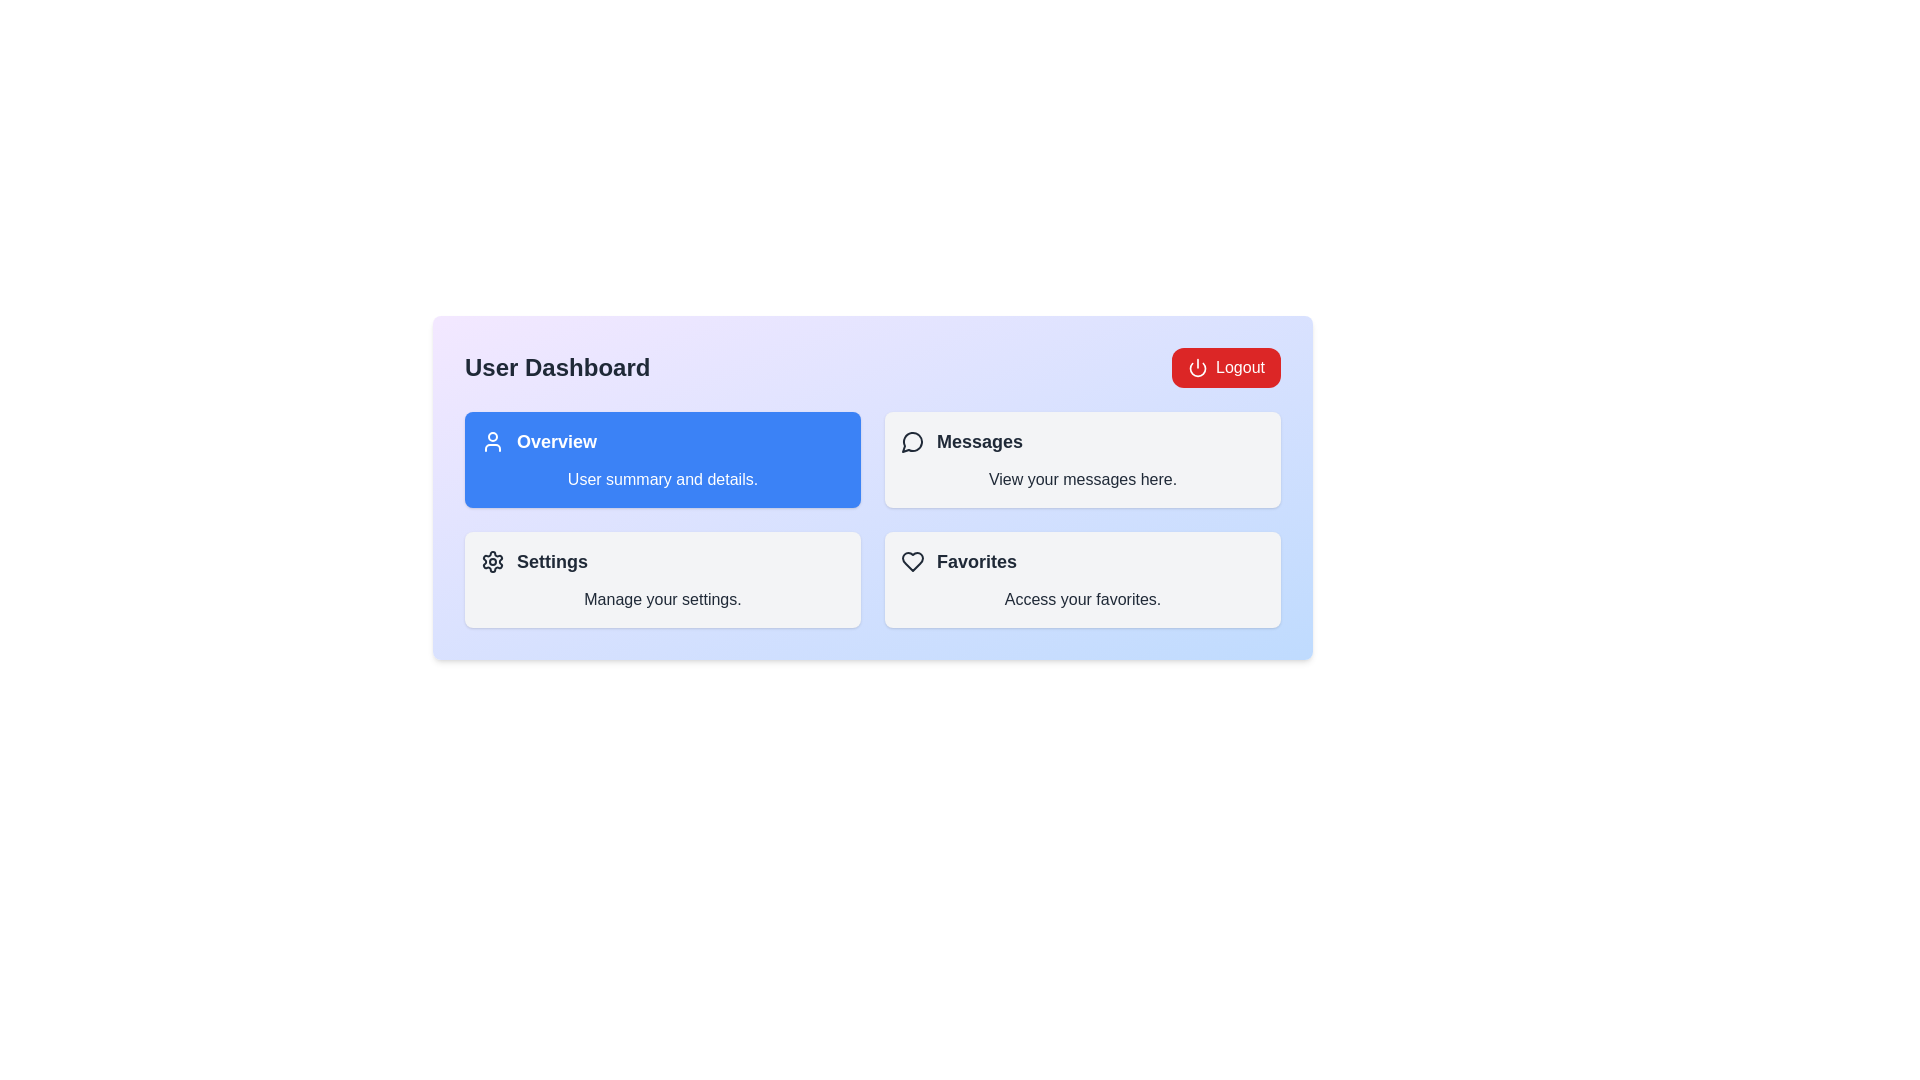  I want to click on the descriptive text located beneath the 'Overview' header in the 'User Dashboard' interface, so click(662, 479).